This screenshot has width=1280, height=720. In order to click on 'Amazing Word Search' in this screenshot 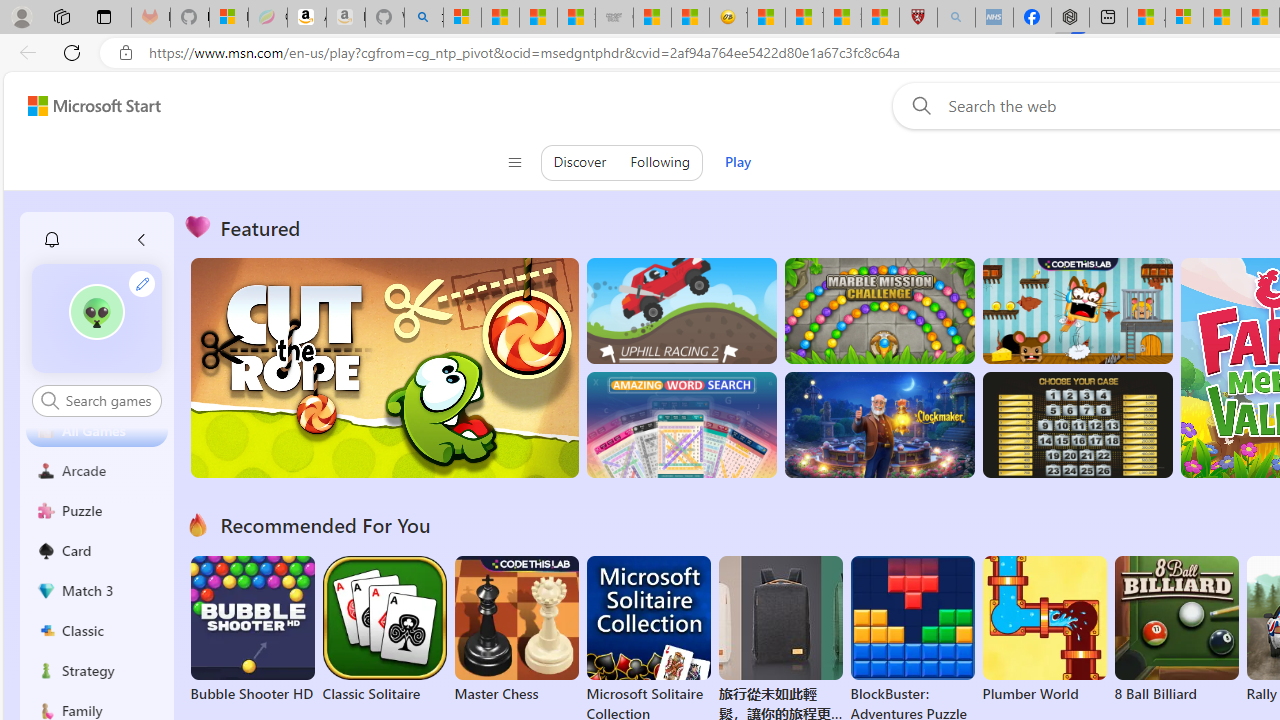, I will do `click(681, 424)`.